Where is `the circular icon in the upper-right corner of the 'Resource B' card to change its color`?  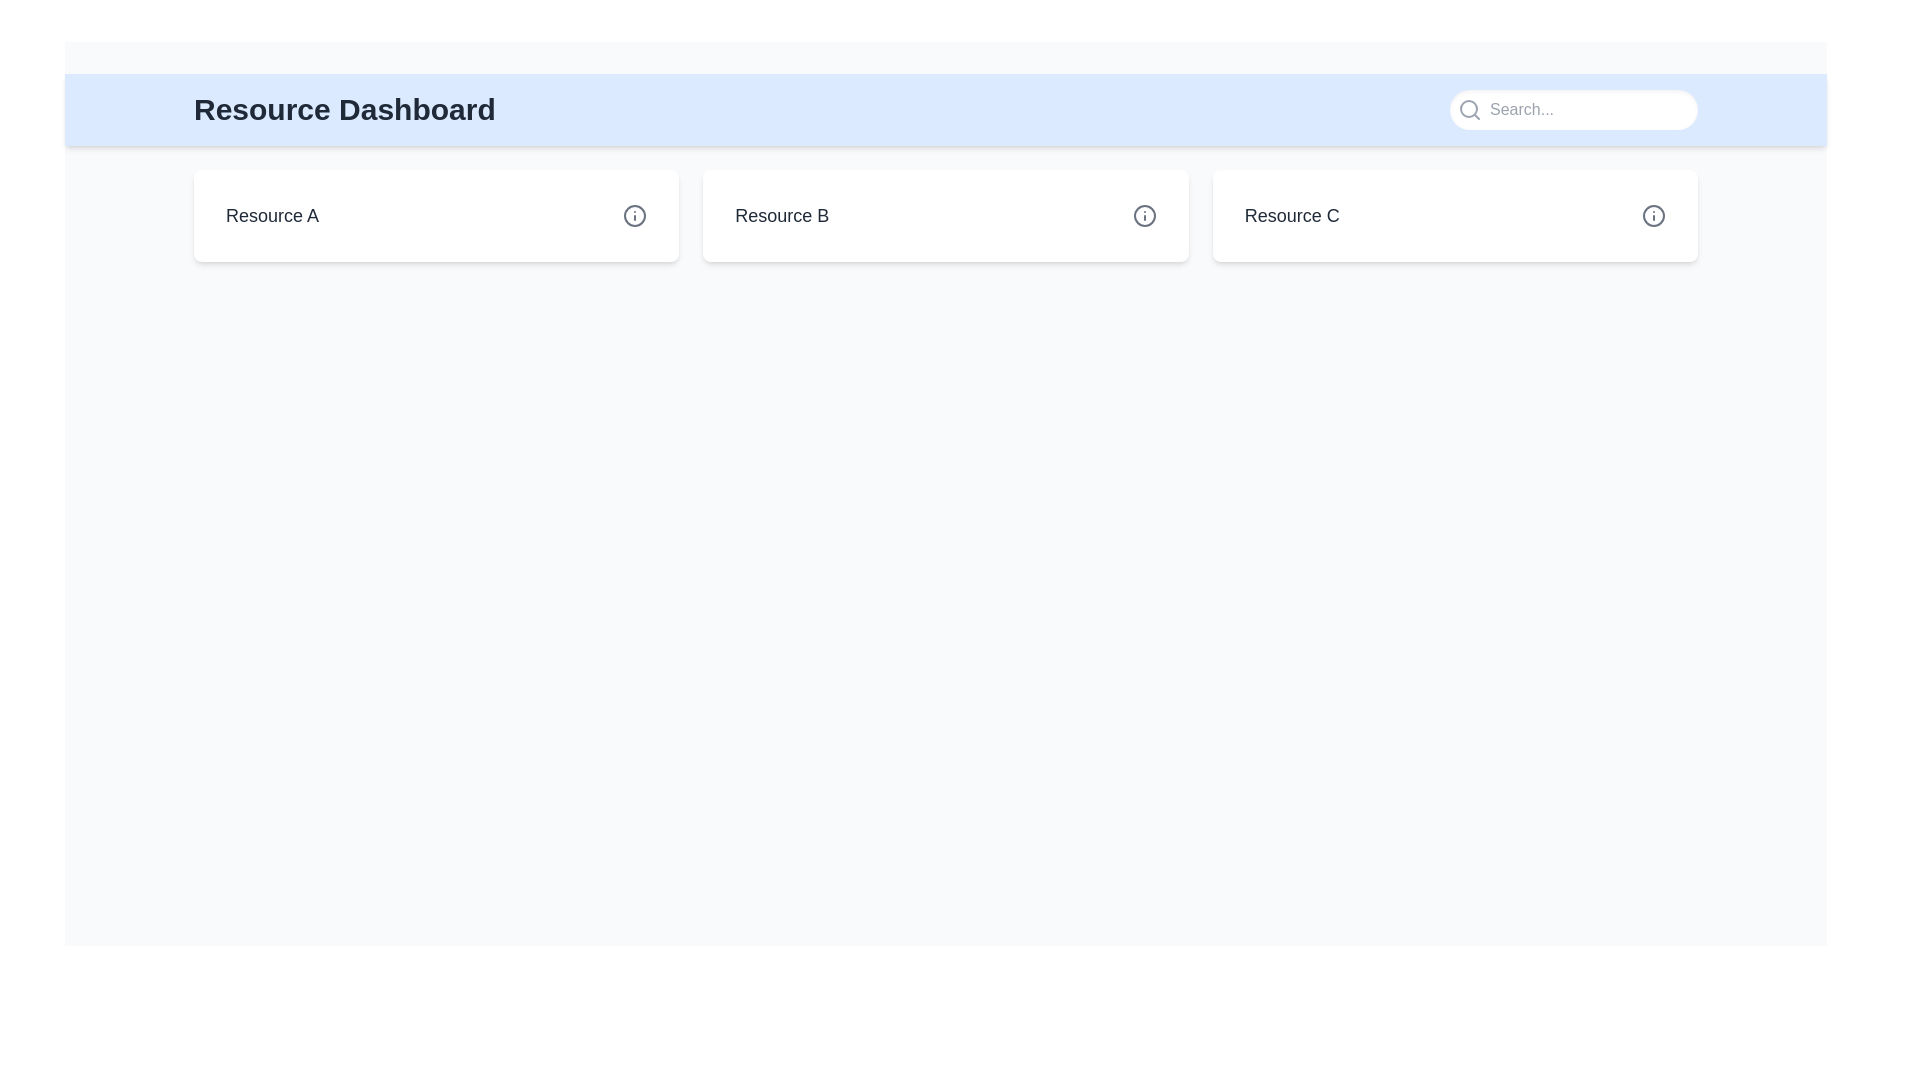
the circular icon in the upper-right corner of the 'Resource B' card to change its color is located at coordinates (1144, 216).